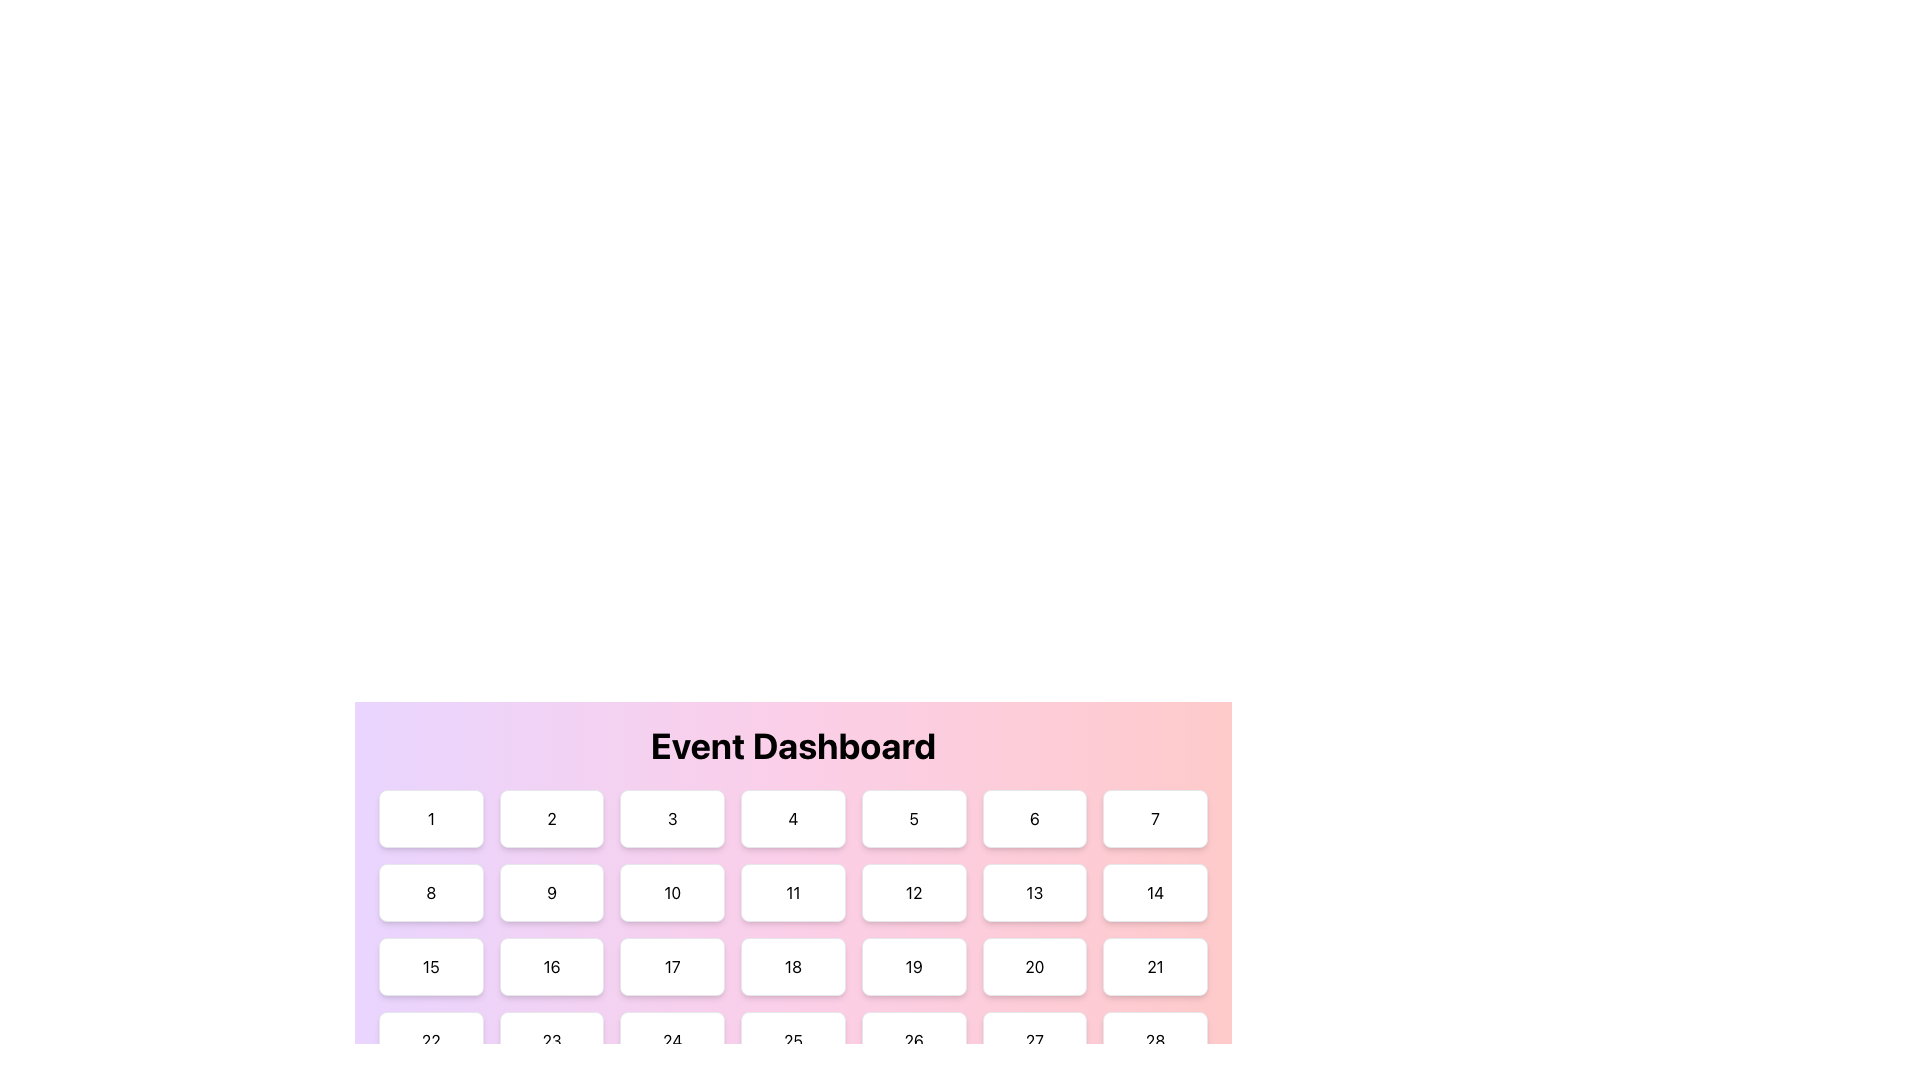 Image resolution: width=1920 pixels, height=1080 pixels. Describe the element at coordinates (672, 966) in the screenshot. I see `the button representing the number '17' in the Event Dashboard grid` at that location.